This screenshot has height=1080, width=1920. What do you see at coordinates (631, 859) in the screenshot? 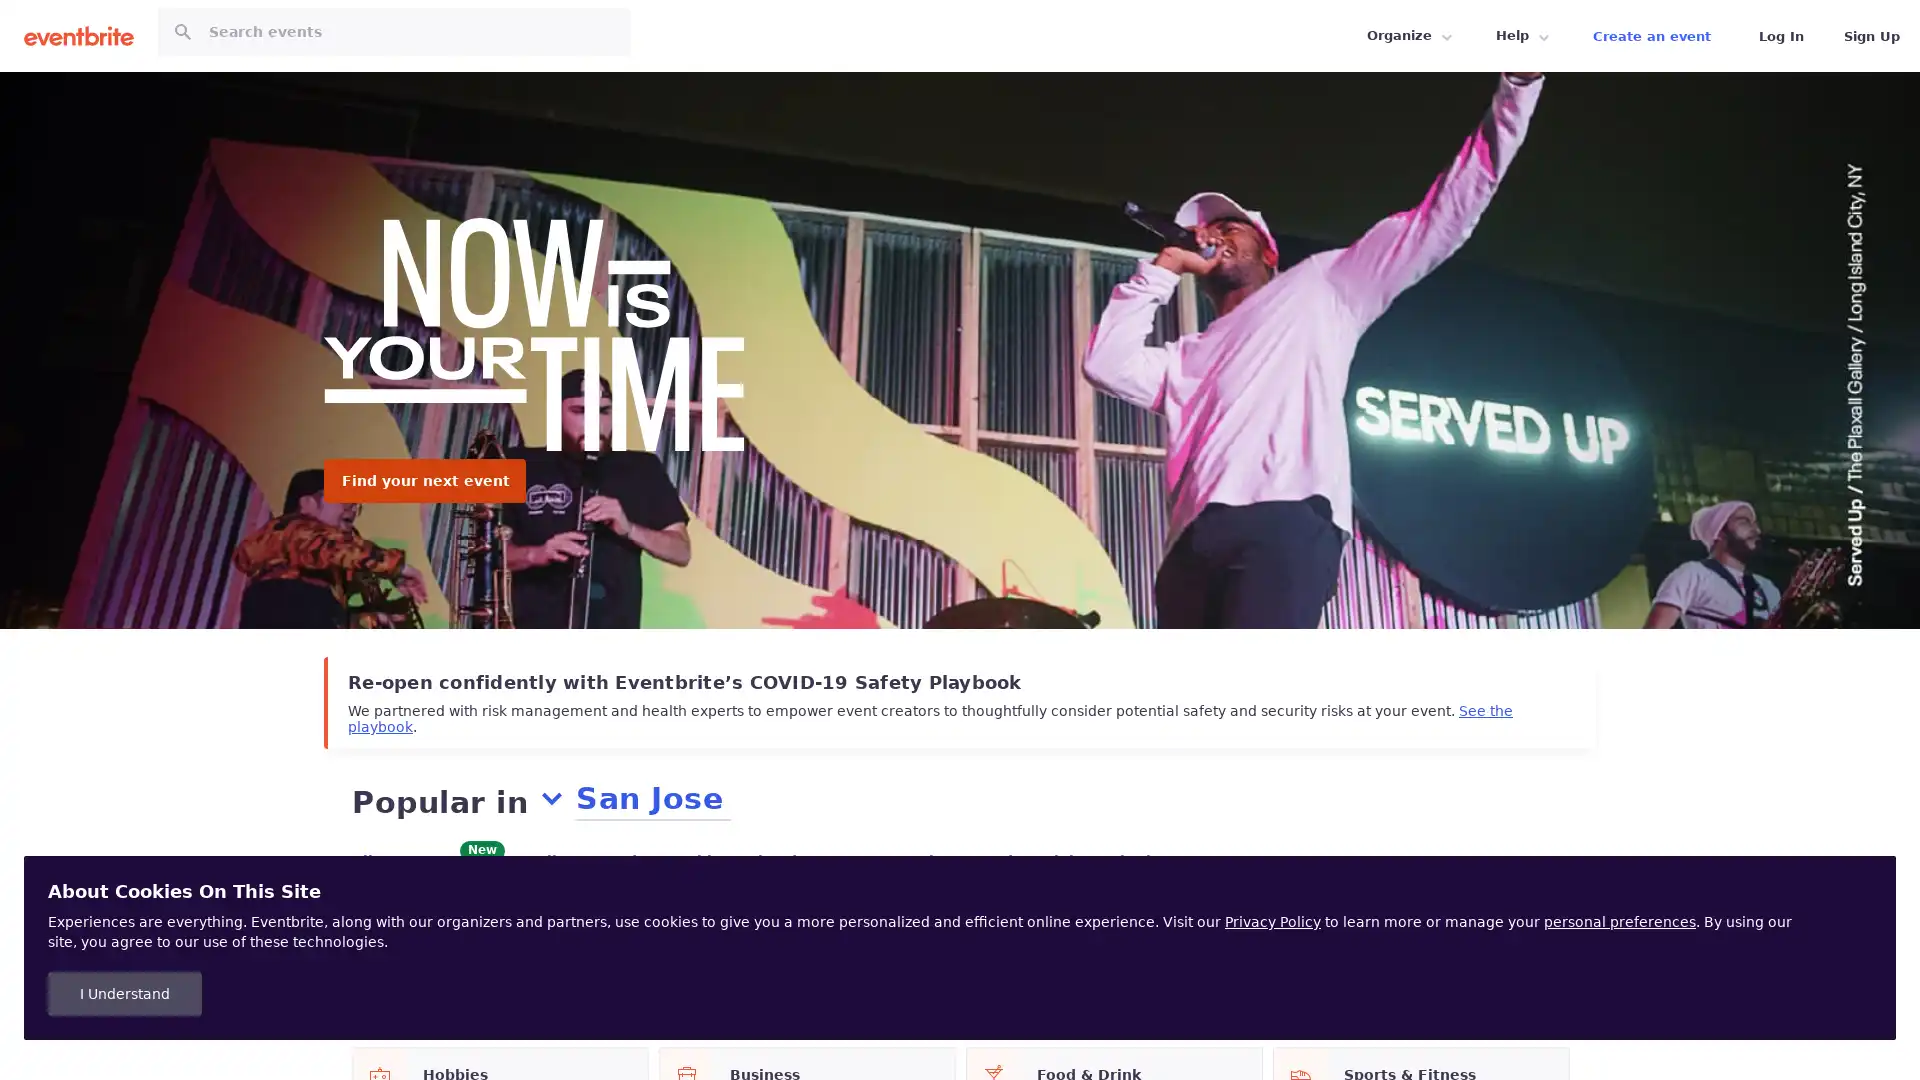
I see `Today` at bounding box center [631, 859].